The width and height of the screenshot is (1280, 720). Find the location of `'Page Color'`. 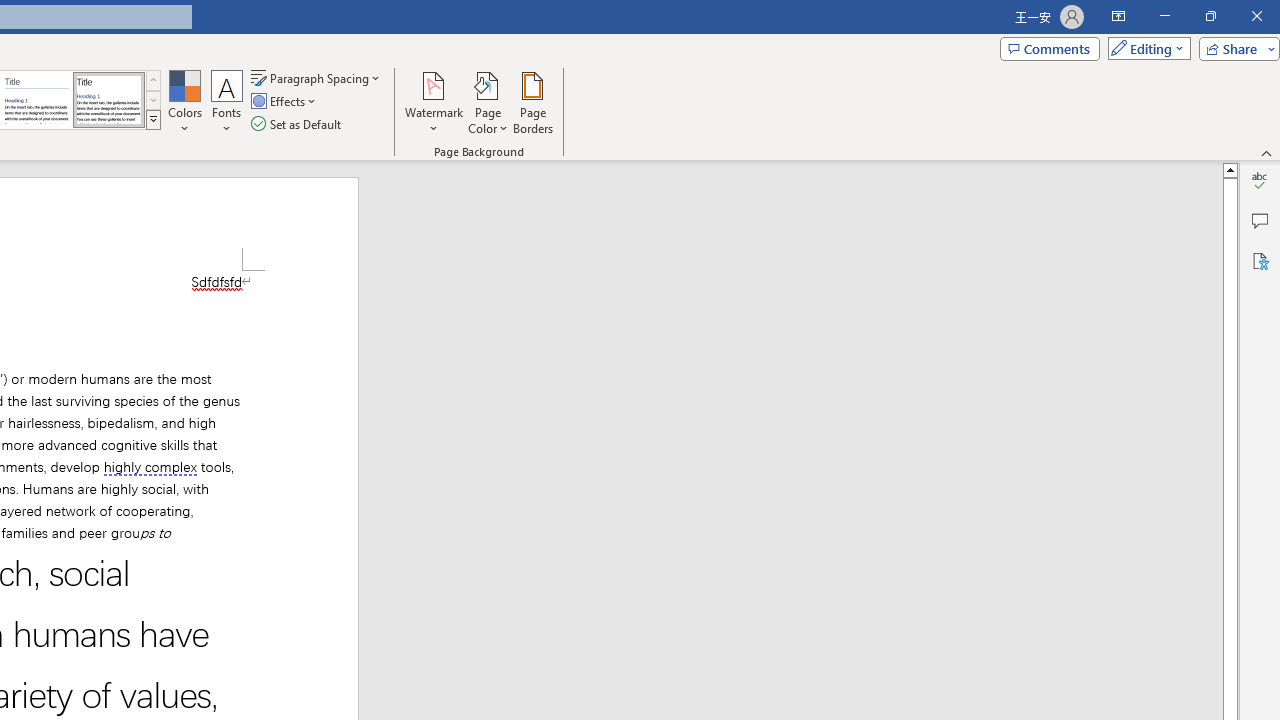

'Page Color' is located at coordinates (488, 103).